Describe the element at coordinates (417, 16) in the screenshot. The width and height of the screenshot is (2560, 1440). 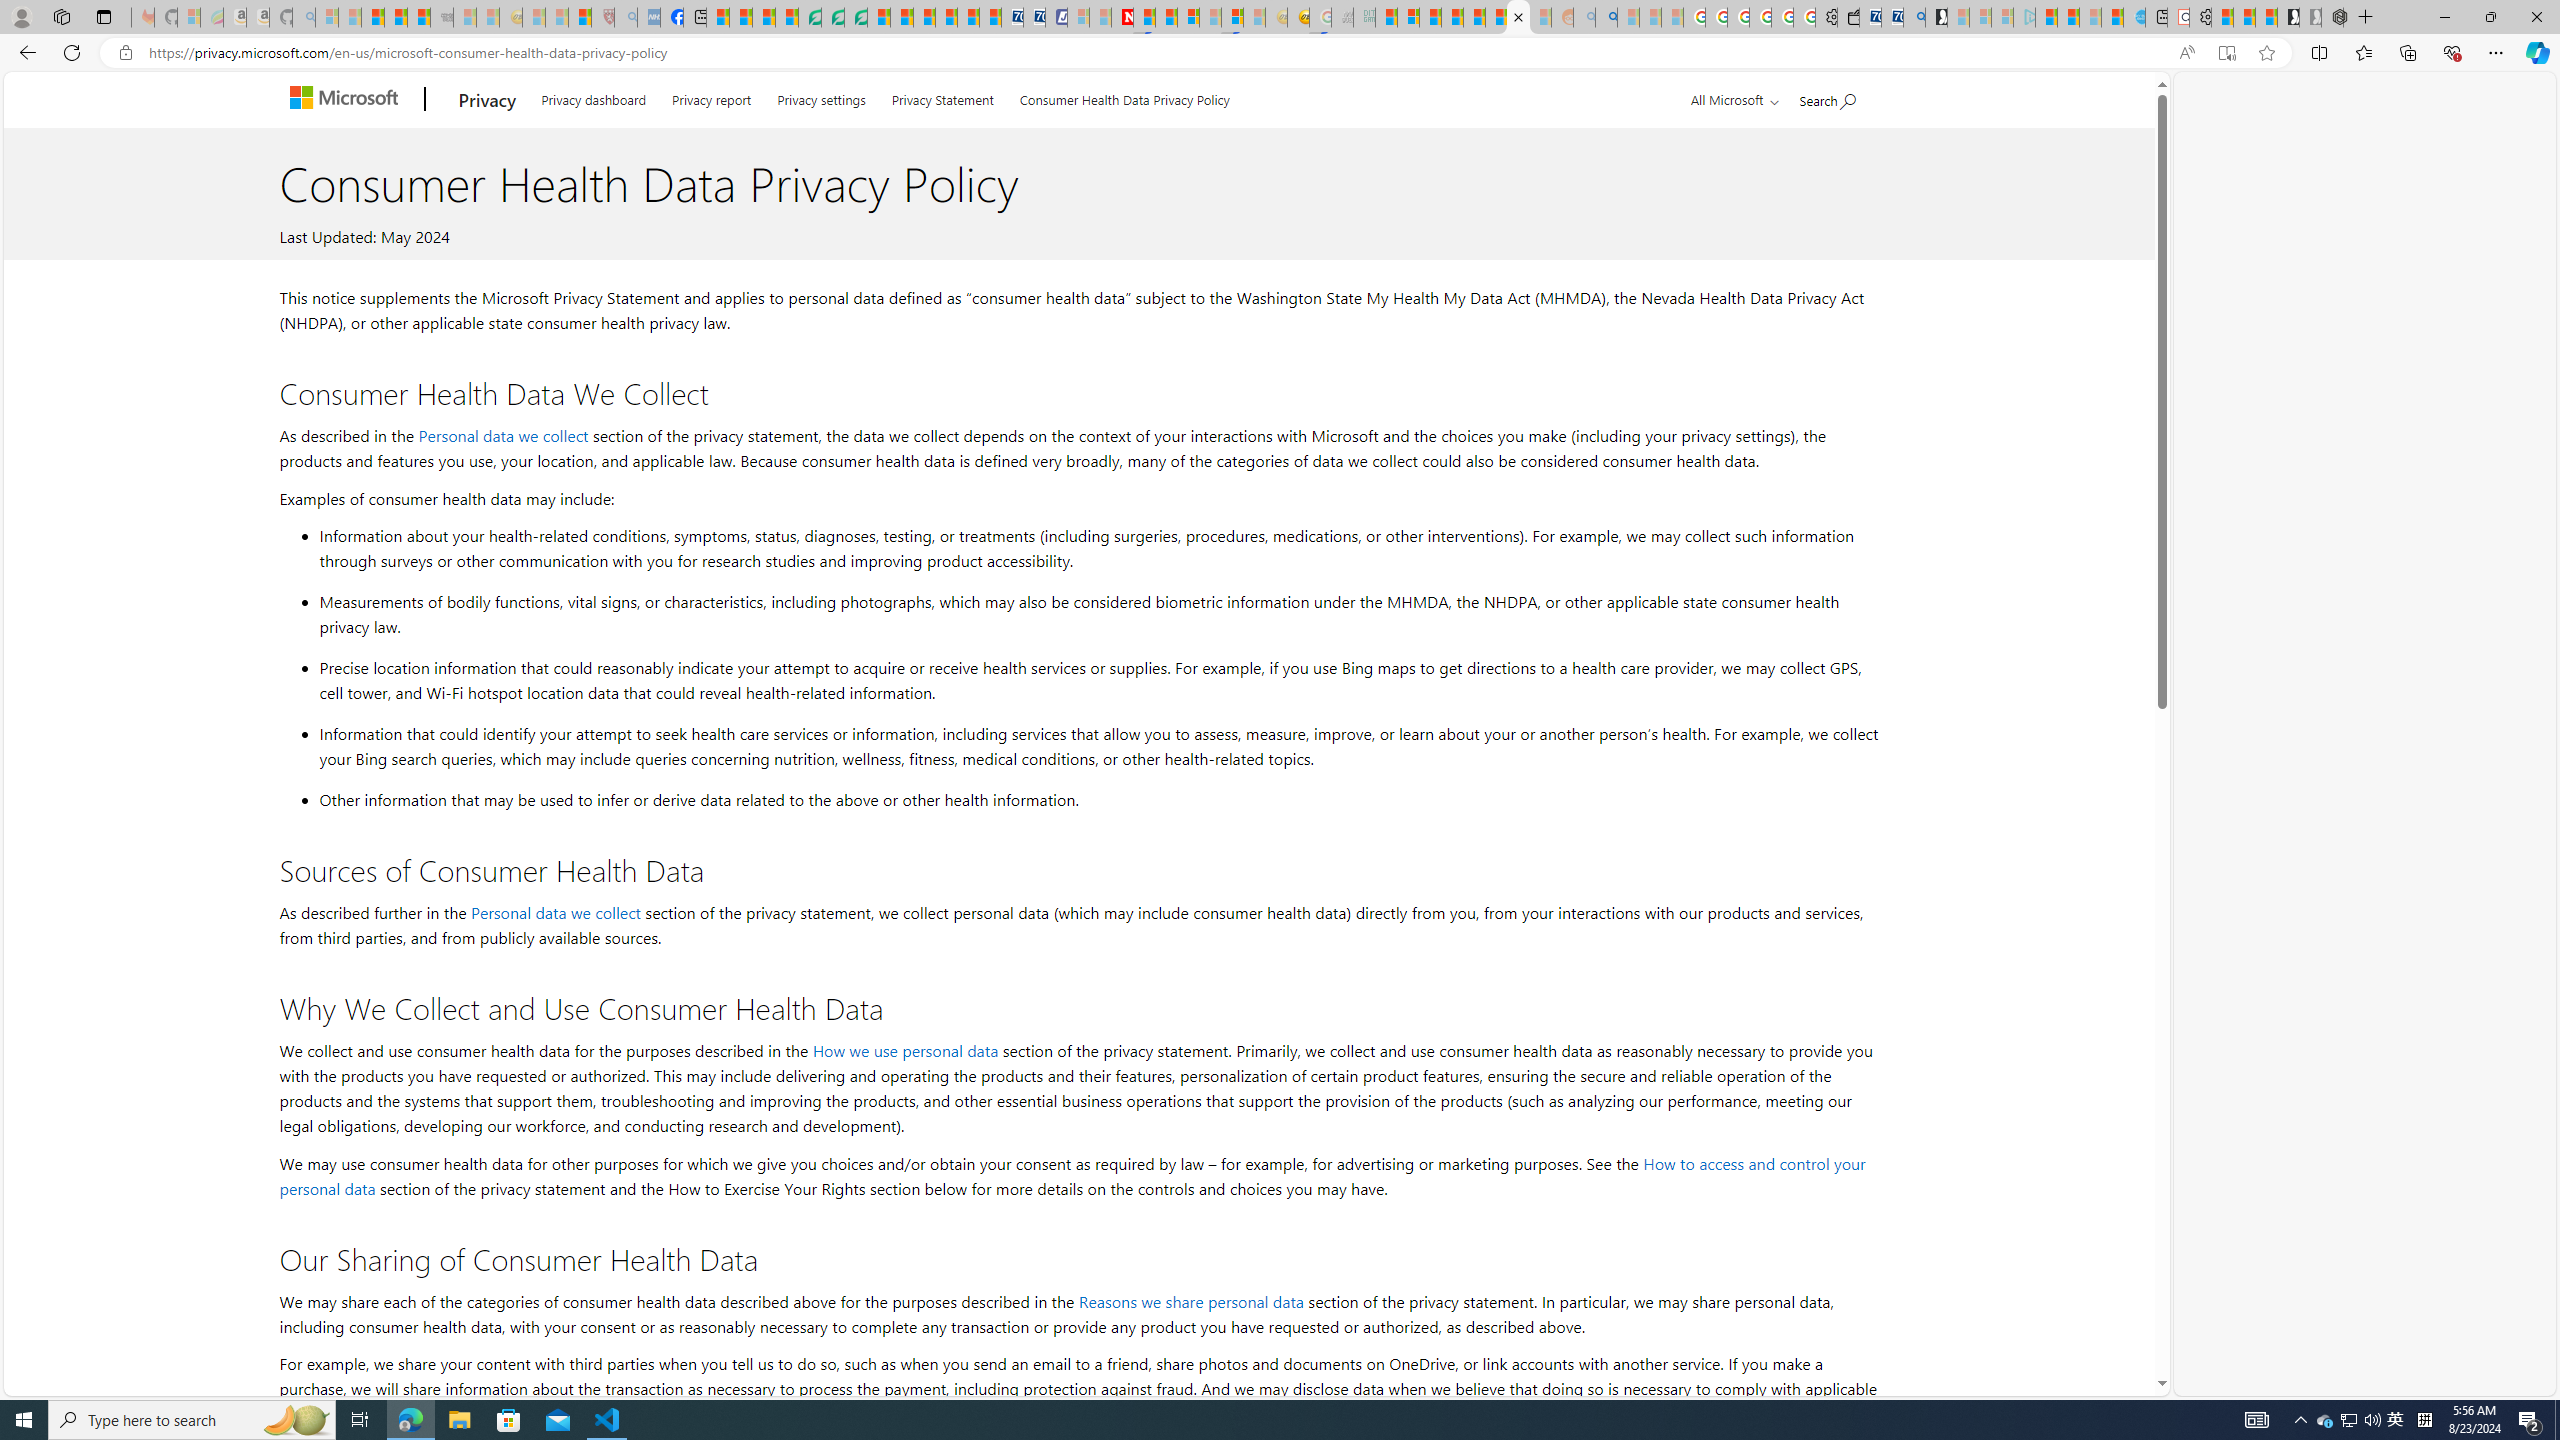
I see `'New Report Confirms 2023 Was Record Hot | Watch'` at that location.